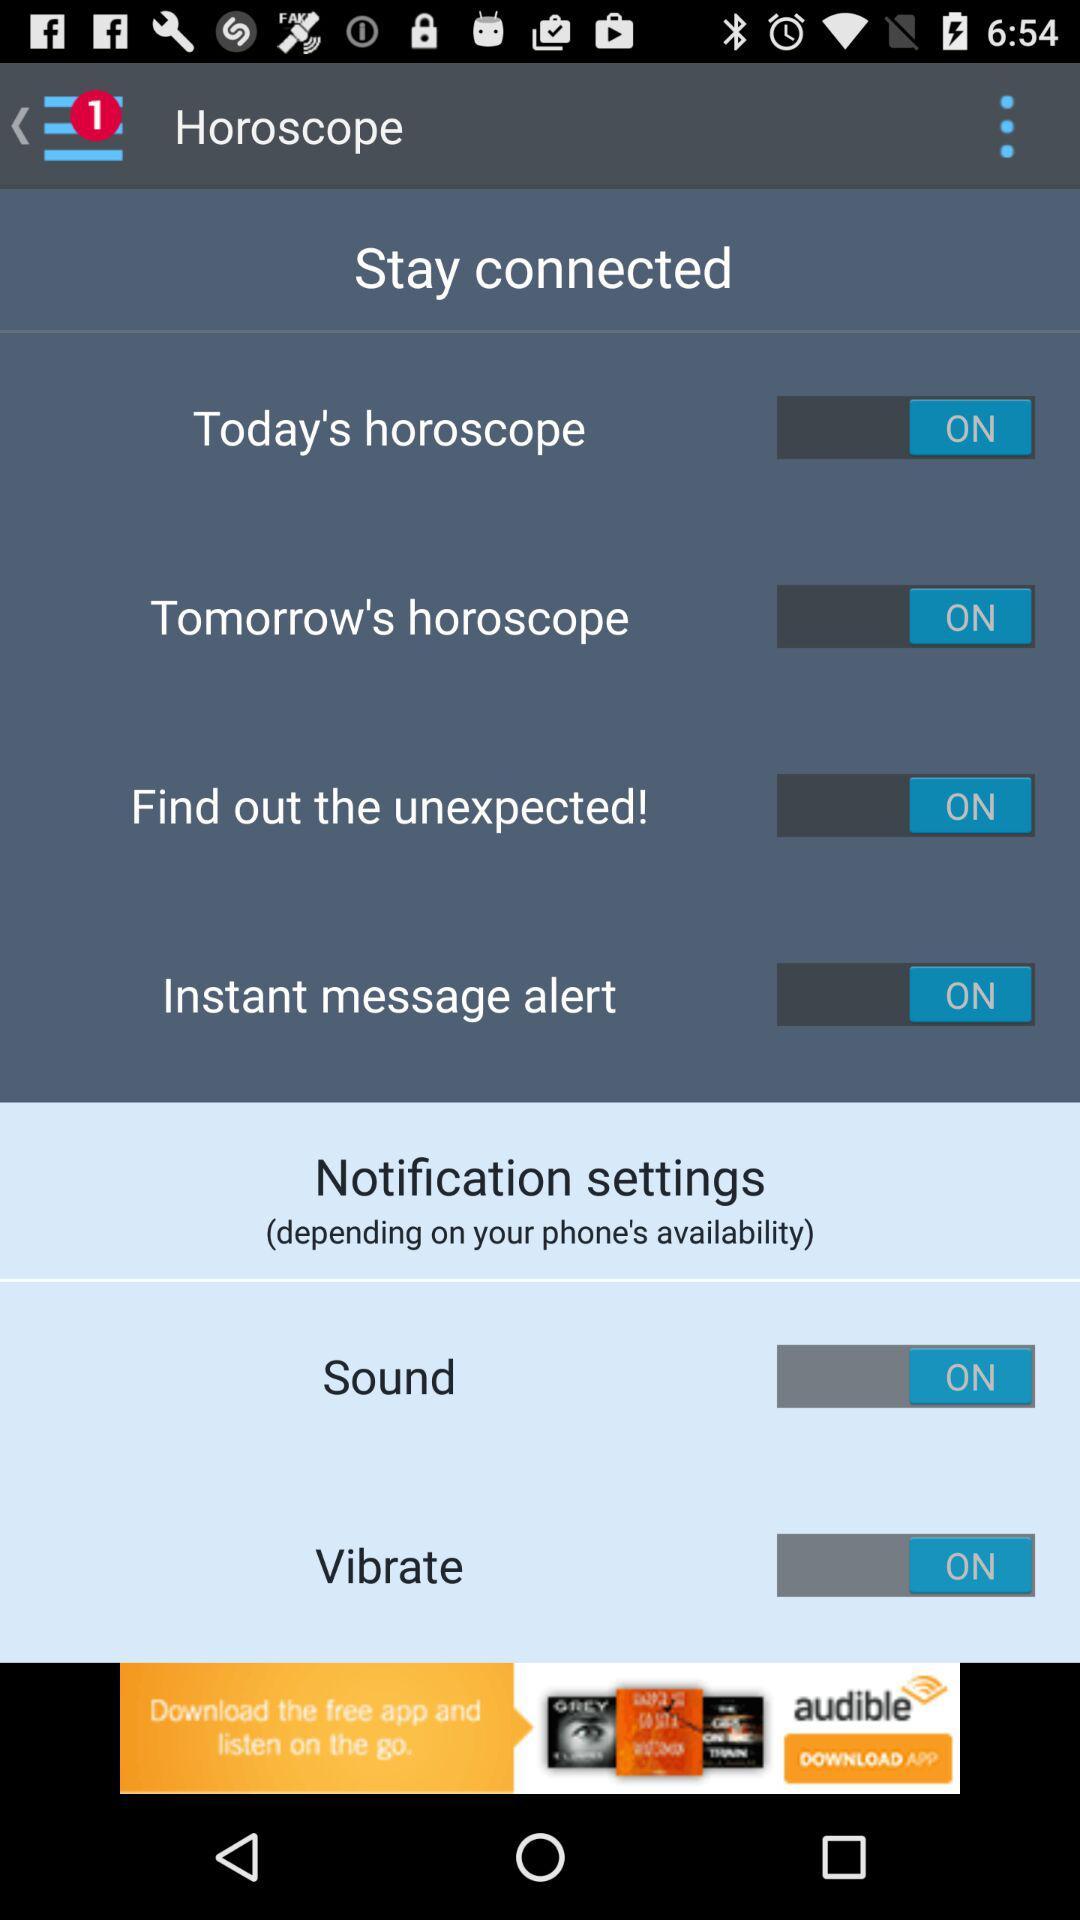 This screenshot has width=1080, height=1920. Describe the element at coordinates (906, 426) in the screenshot. I see `to know todays horoscope` at that location.